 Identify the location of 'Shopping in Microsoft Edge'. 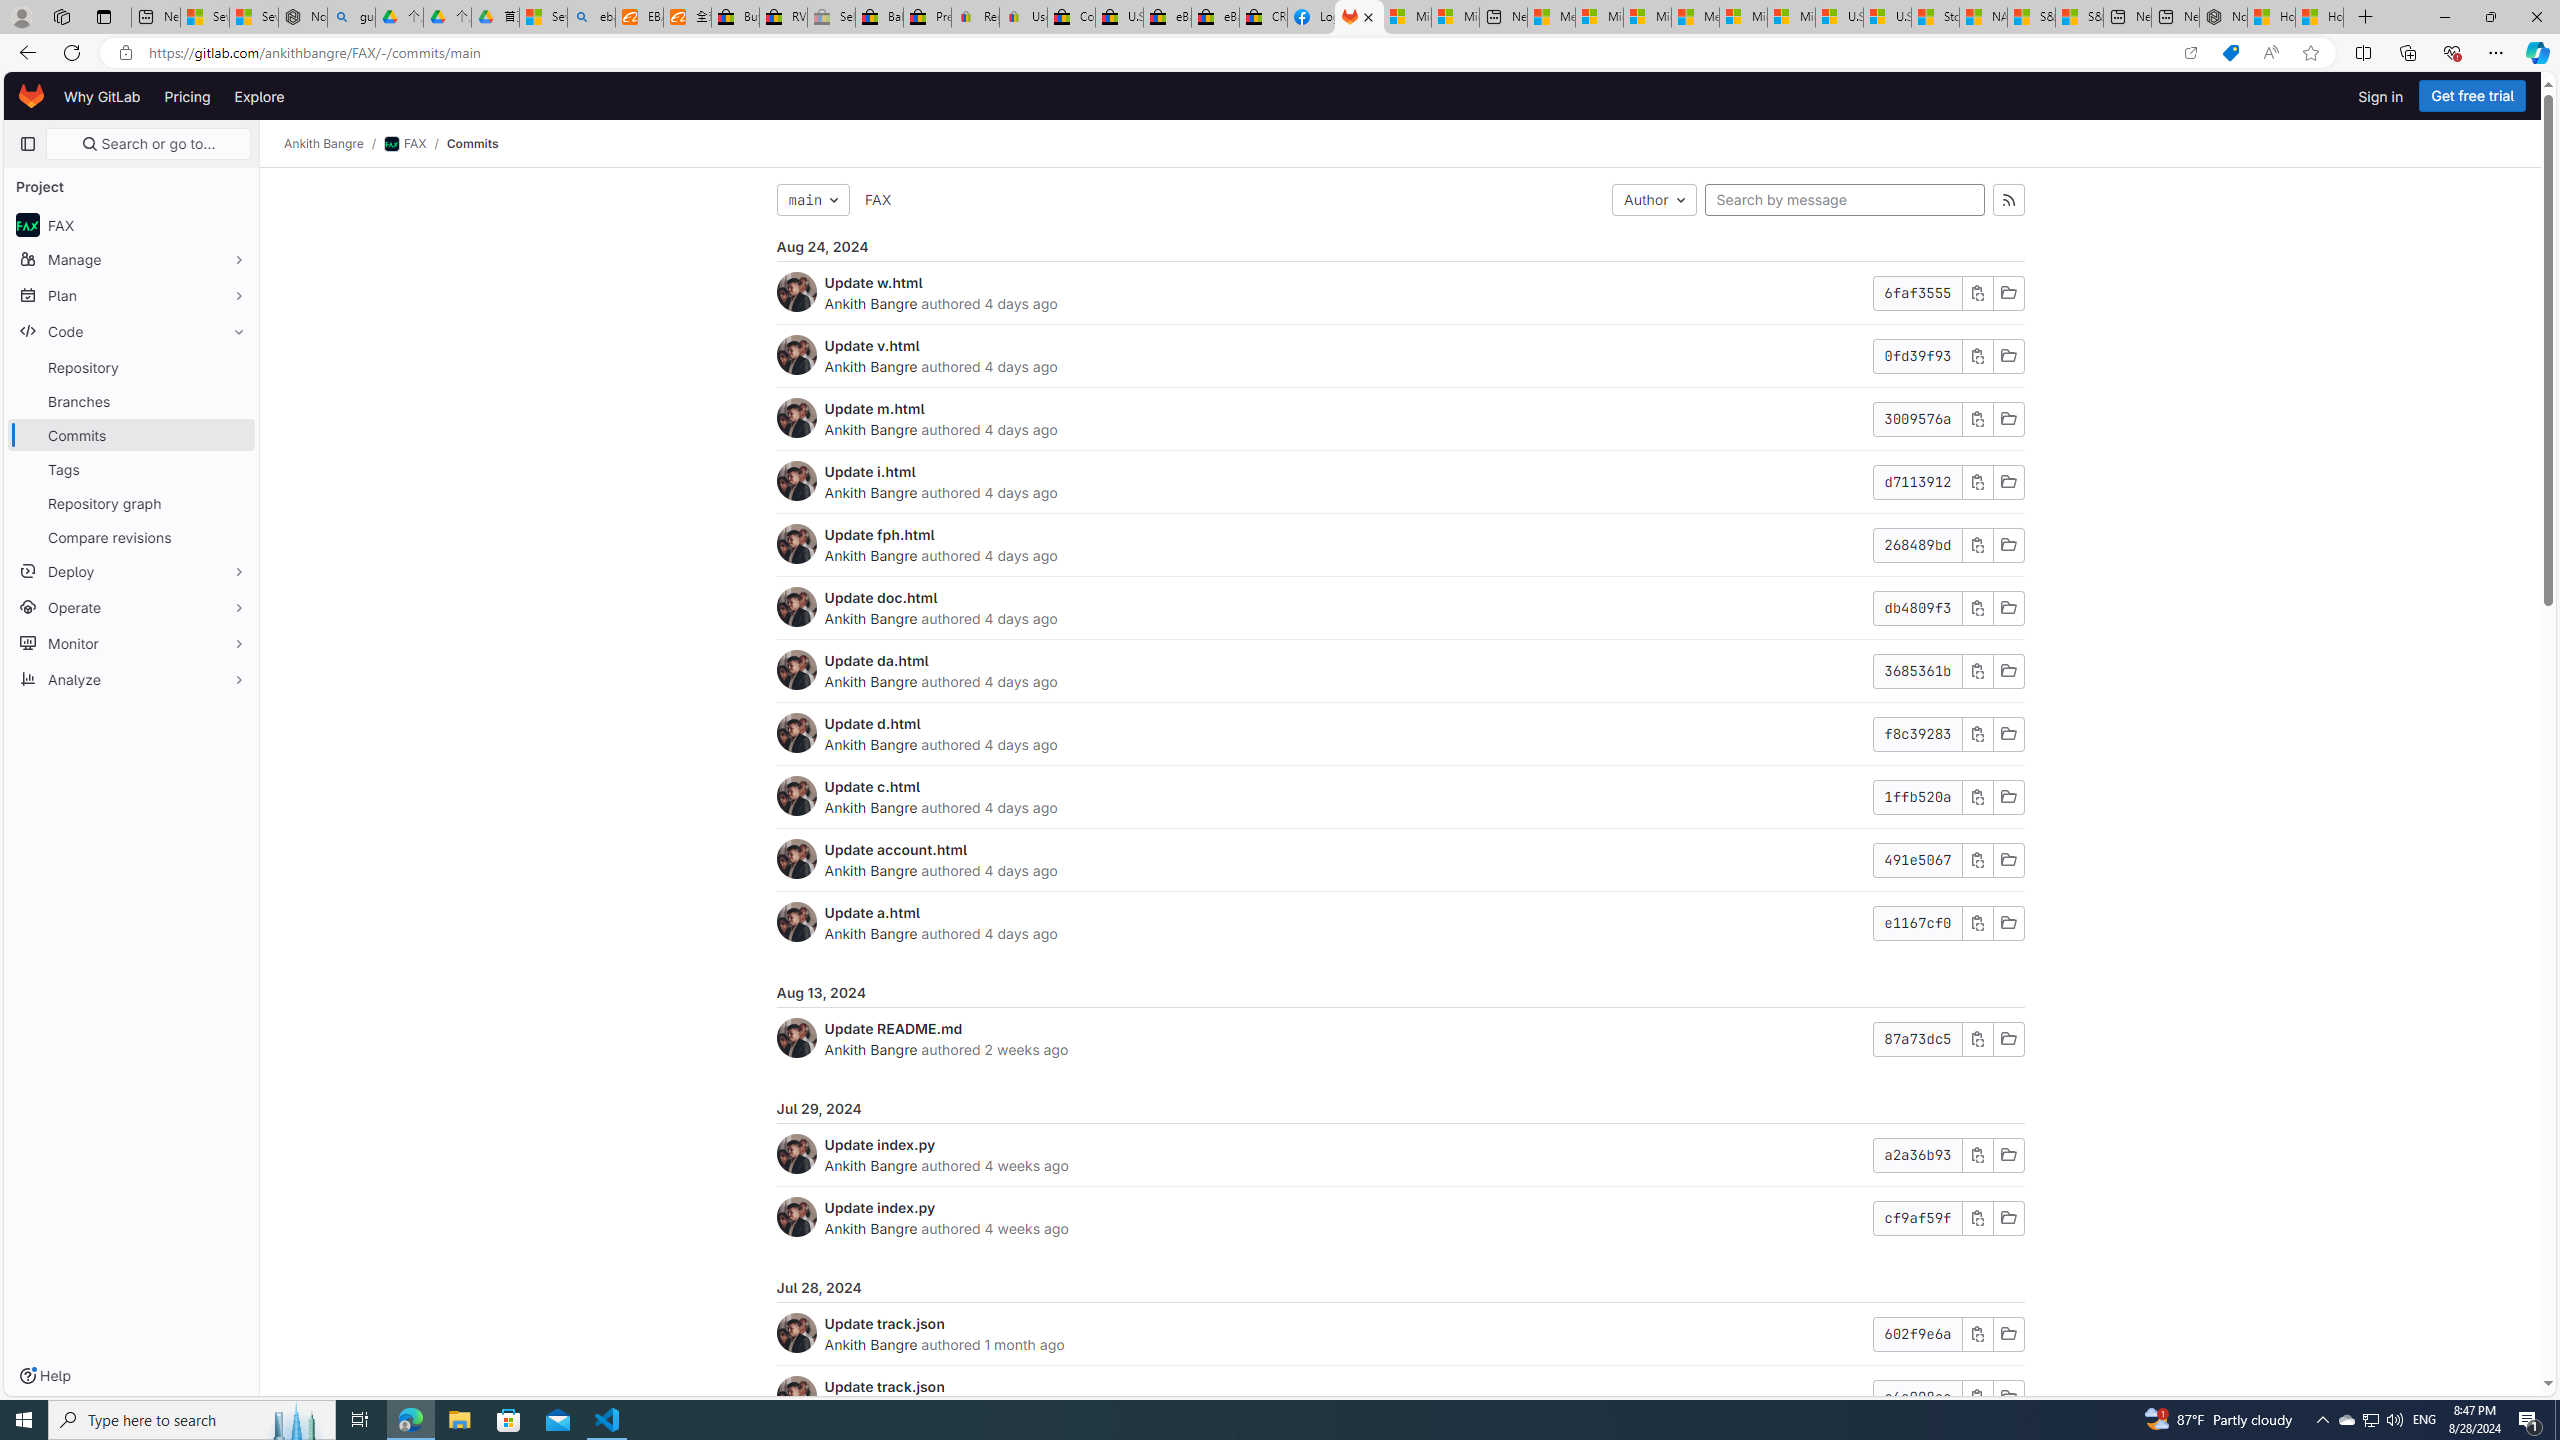
(2230, 53).